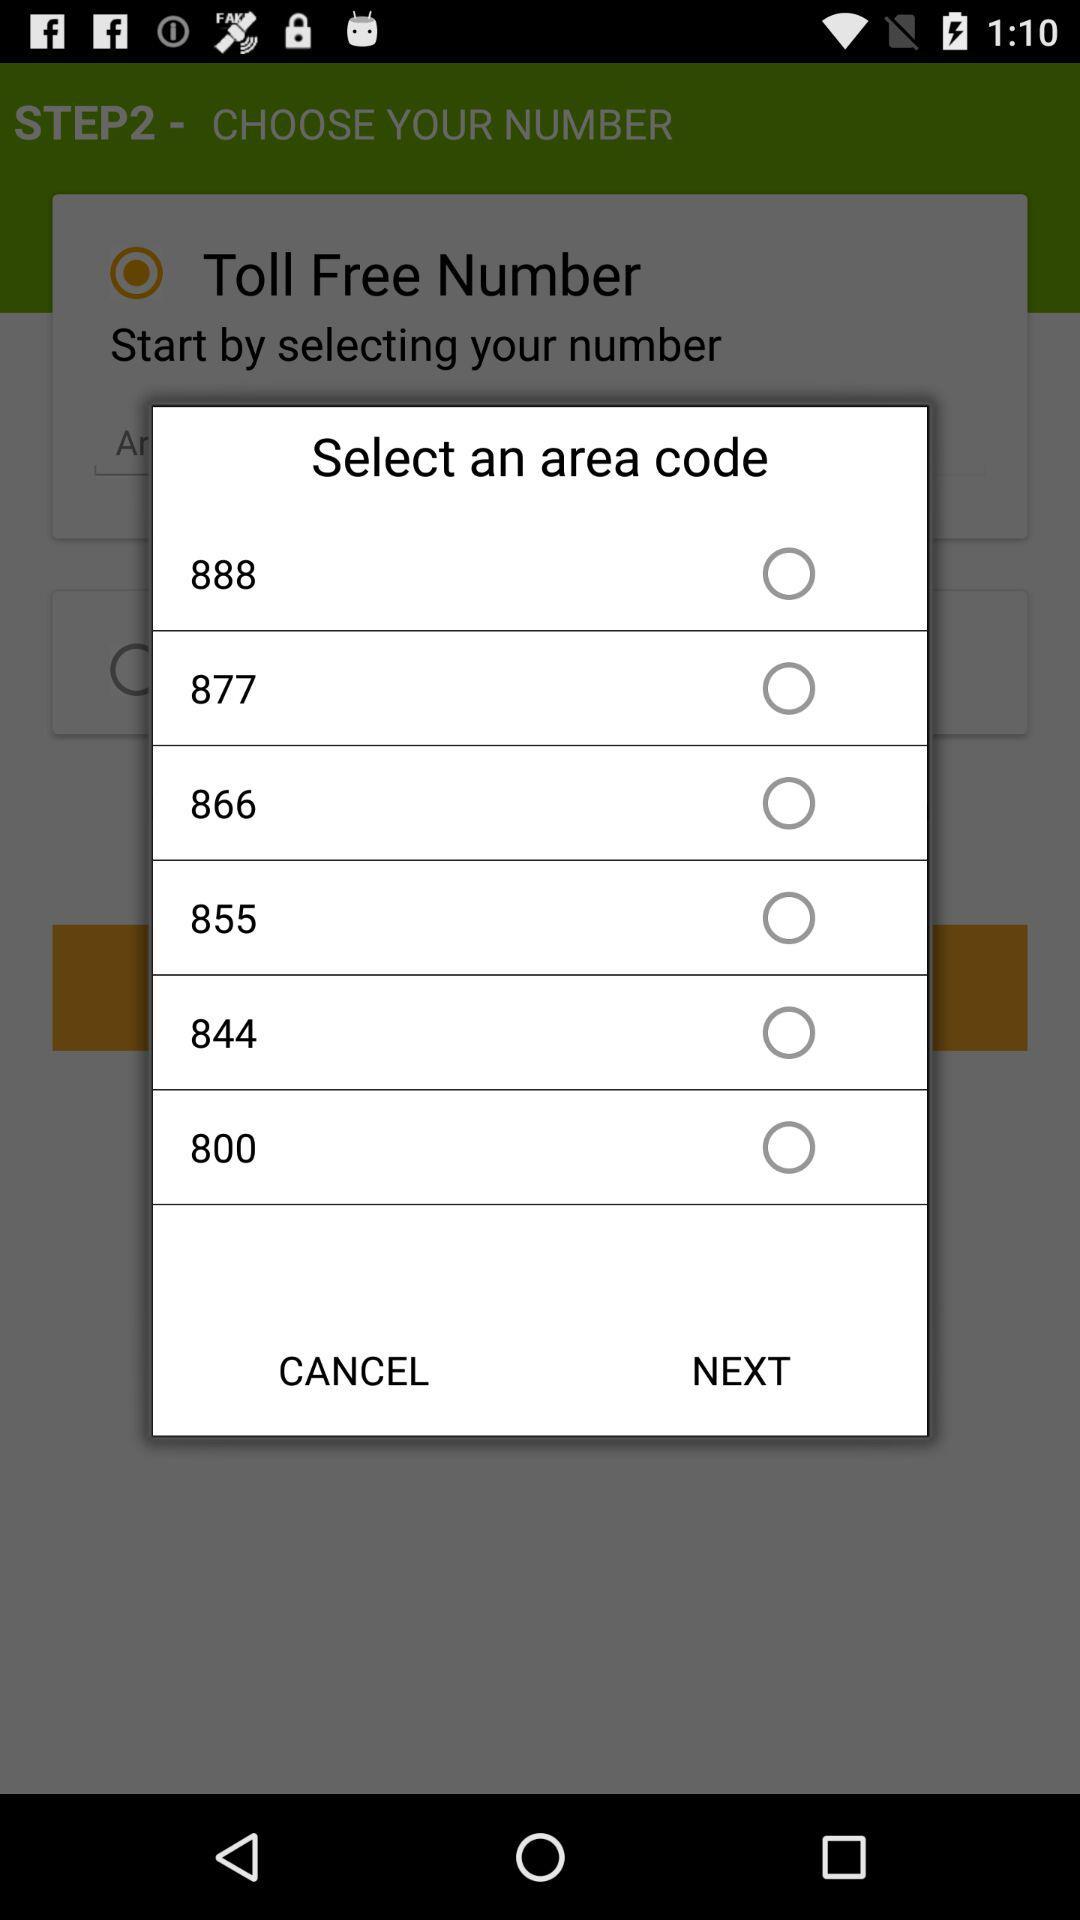  I want to click on cancel item, so click(353, 1368).